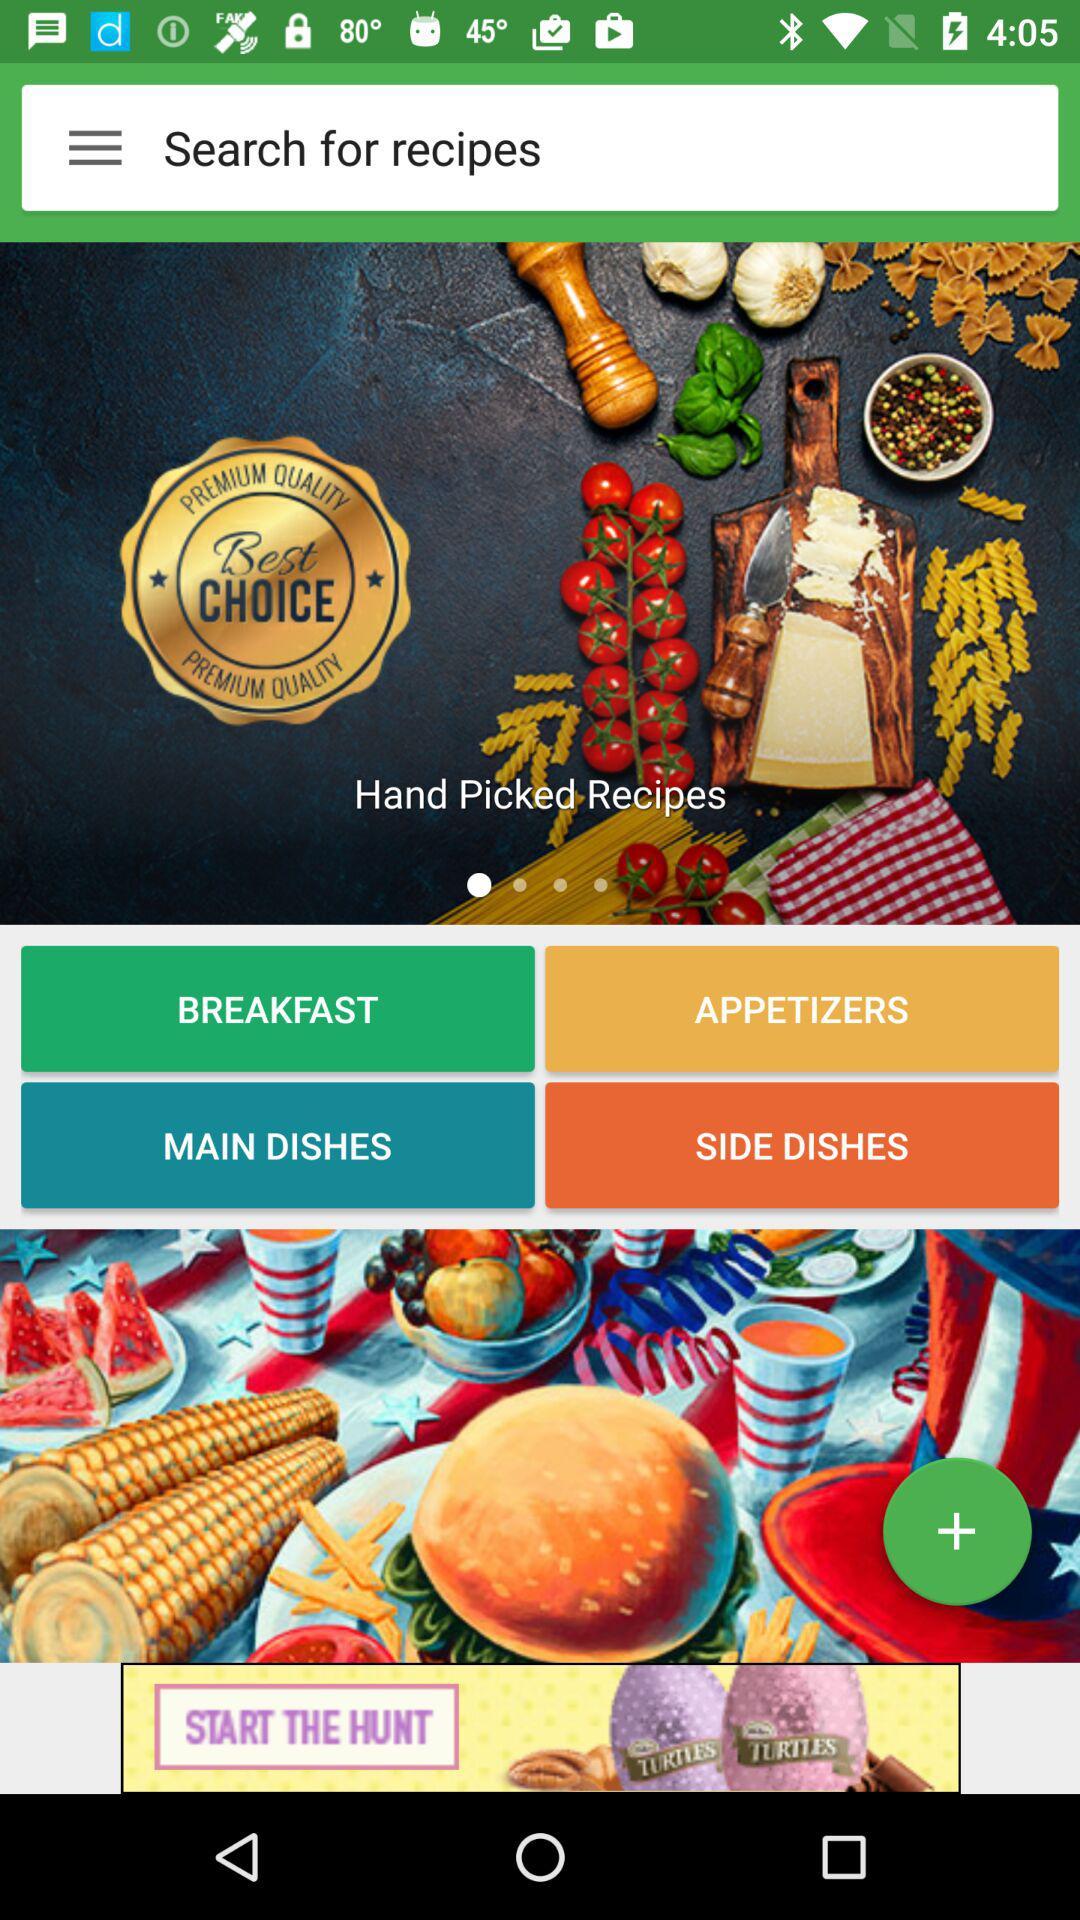 The width and height of the screenshot is (1080, 1920). What do you see at coordinates (955, 1538) in the screenshot?
I see `dish` at bounding box center [955, 1538].